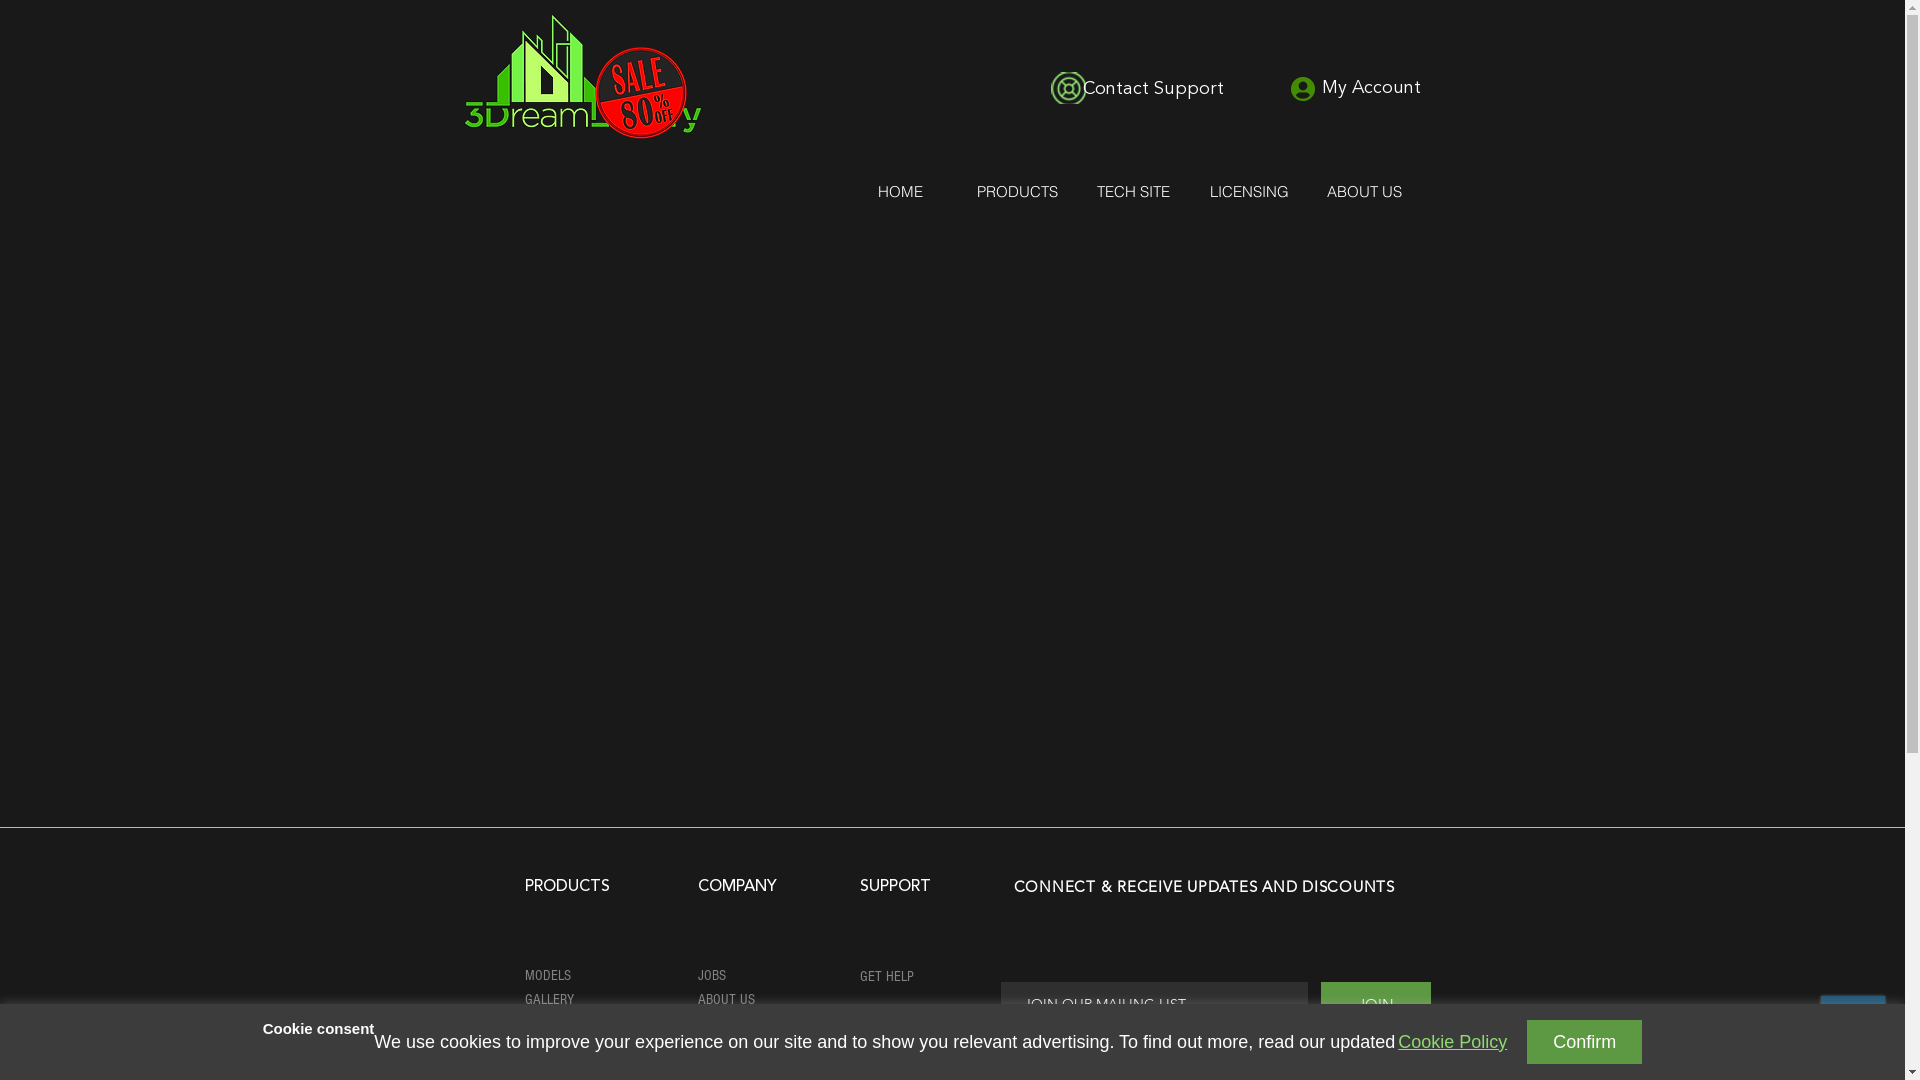 The height and width of the screenshot is (1080, 1920). What do you see at coordinates (1152, 87) in the screenshot?
I see `'Contact Support'` at bounding box center [1152, 87].